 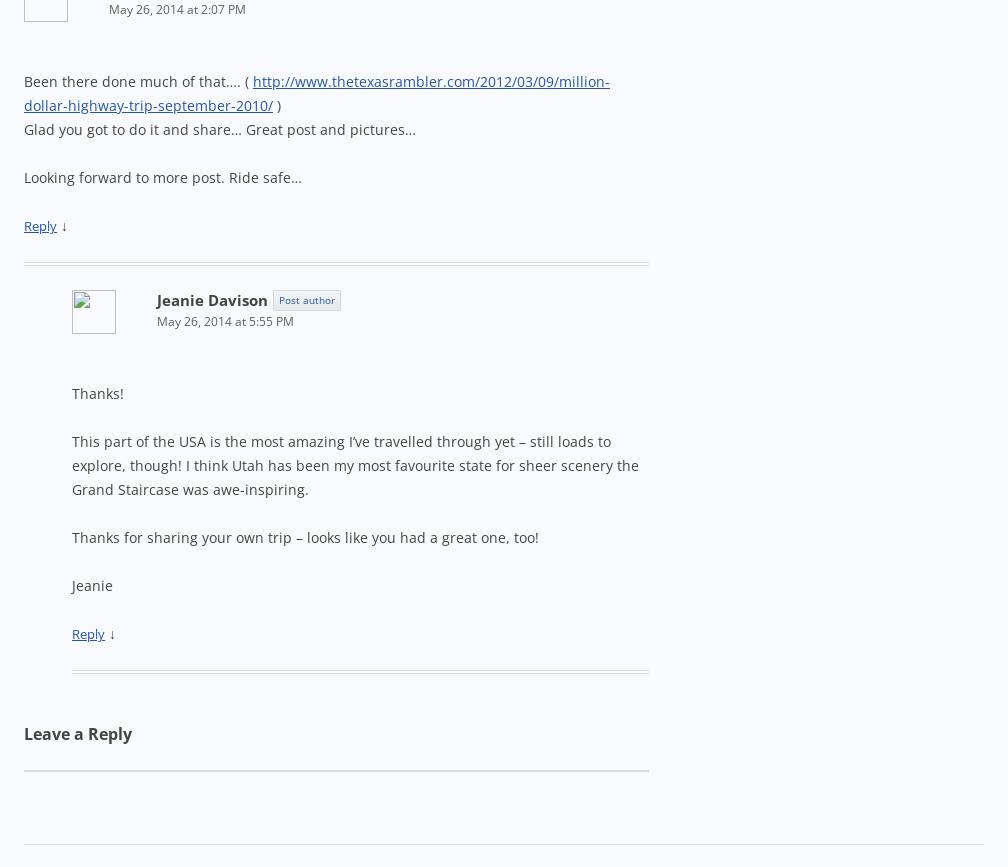 What do you see at coordinates (92, 584) in the screenshot?
I see `'Jeanie'` at bounding box center [92, 584].